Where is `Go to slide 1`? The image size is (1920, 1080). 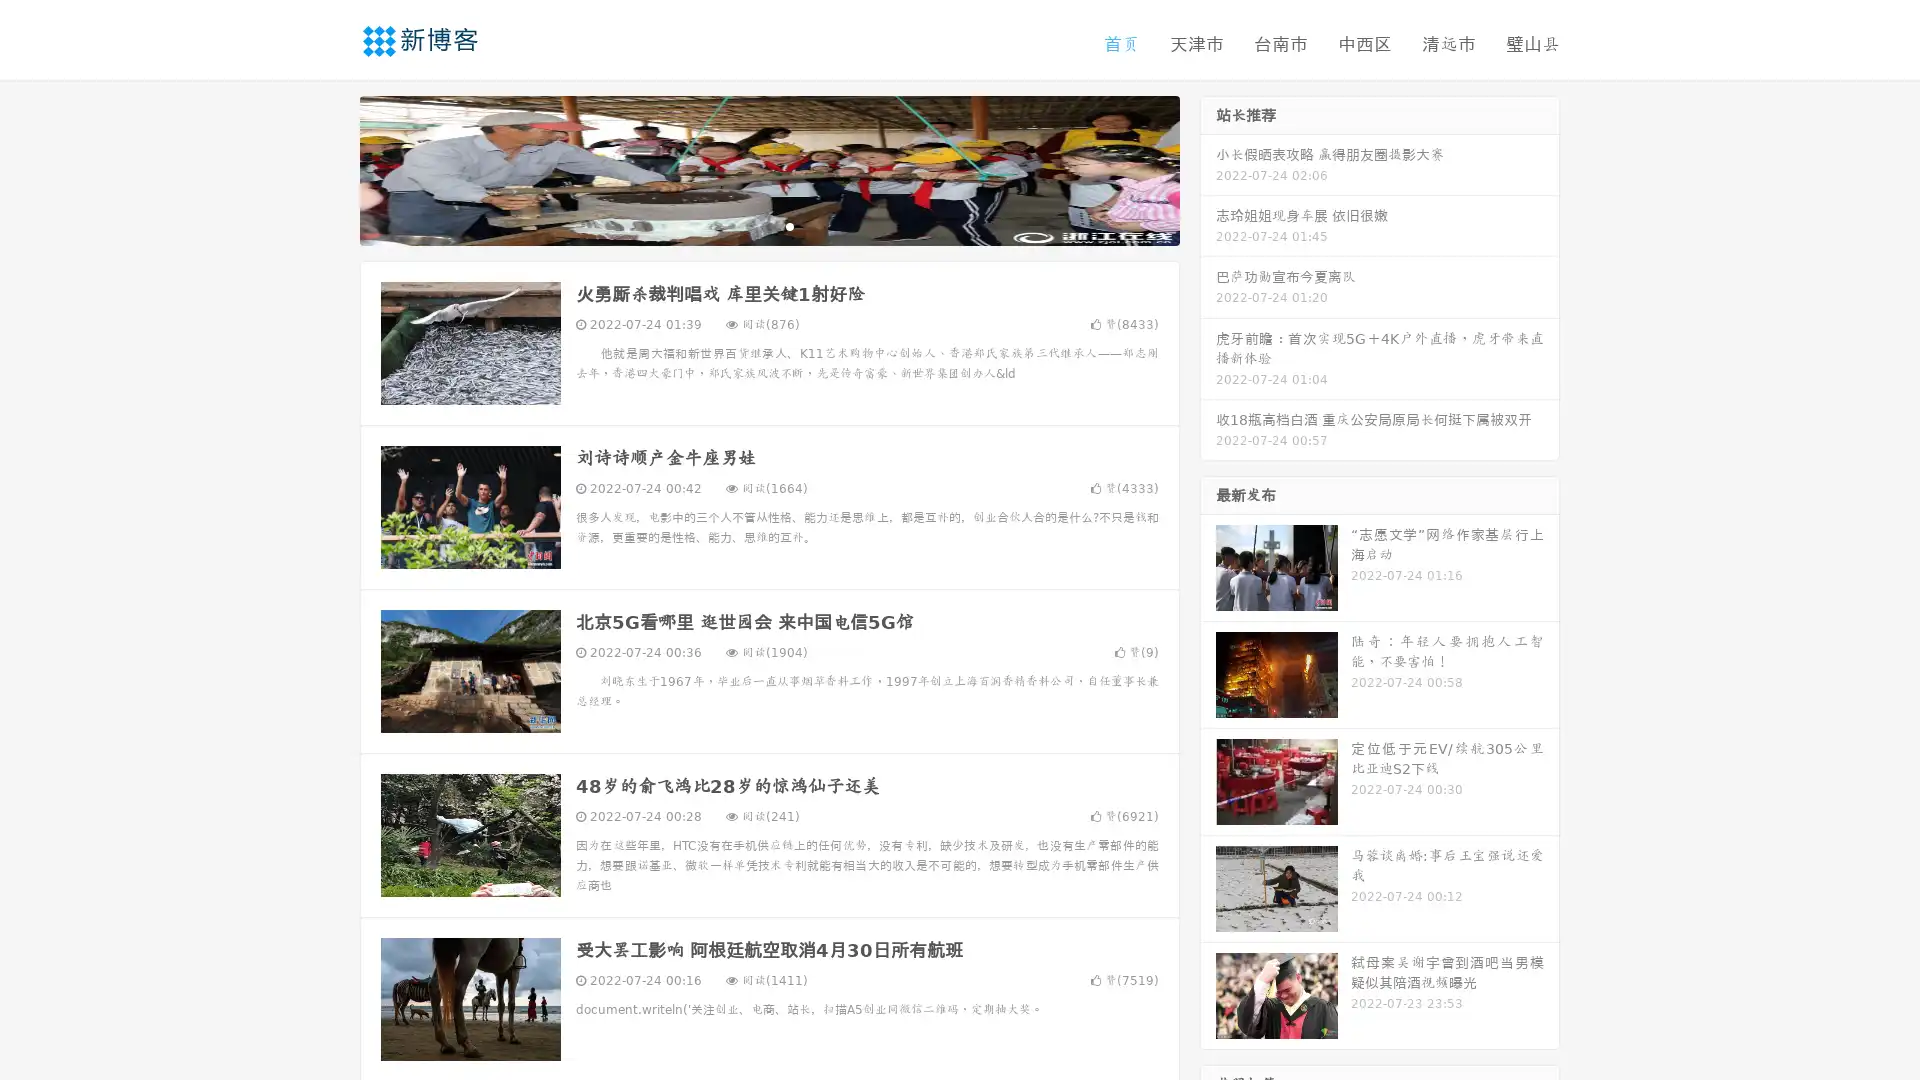 Go to slide 1 is located at coordinates (748, 225).